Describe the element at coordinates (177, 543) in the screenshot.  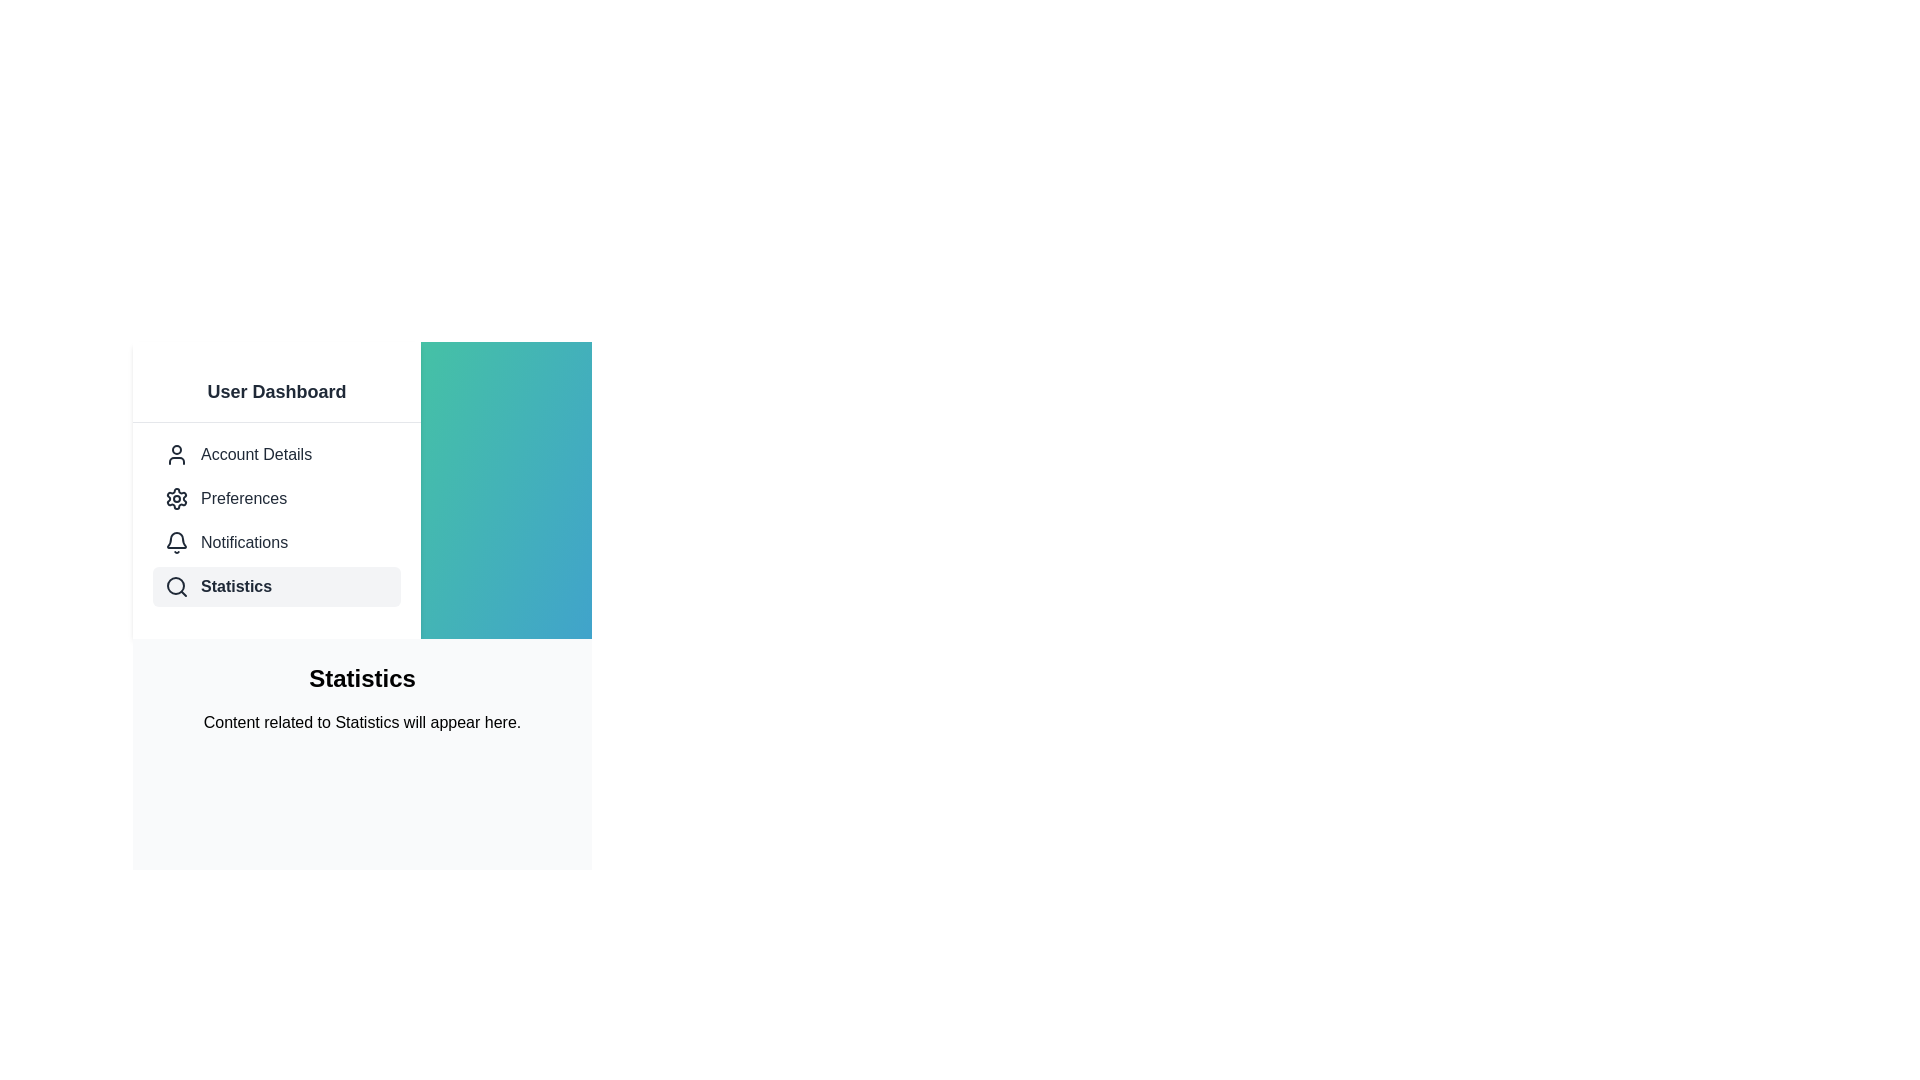
I see `the notifications SVG icon located in the left sidebar` at that location.